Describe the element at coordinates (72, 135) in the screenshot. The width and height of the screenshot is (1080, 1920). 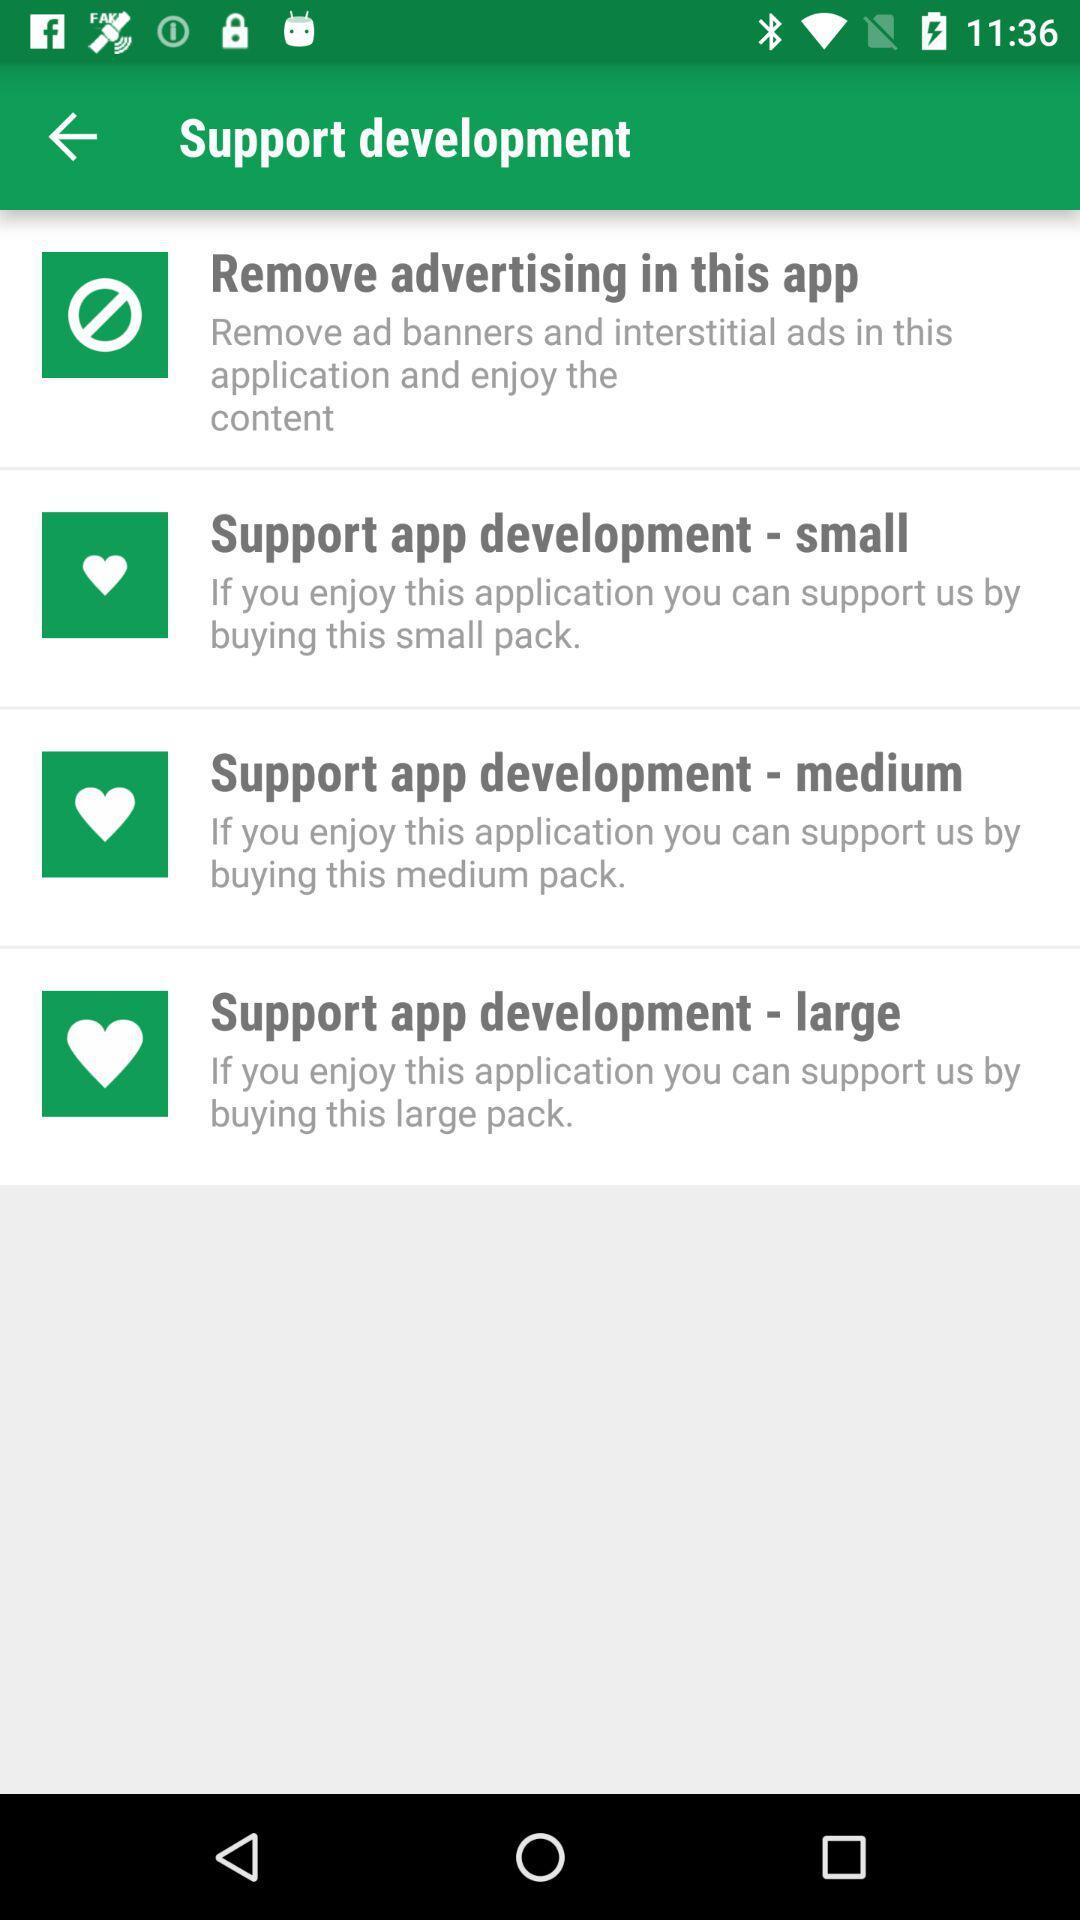
I see `item to the left of support development` at that location.